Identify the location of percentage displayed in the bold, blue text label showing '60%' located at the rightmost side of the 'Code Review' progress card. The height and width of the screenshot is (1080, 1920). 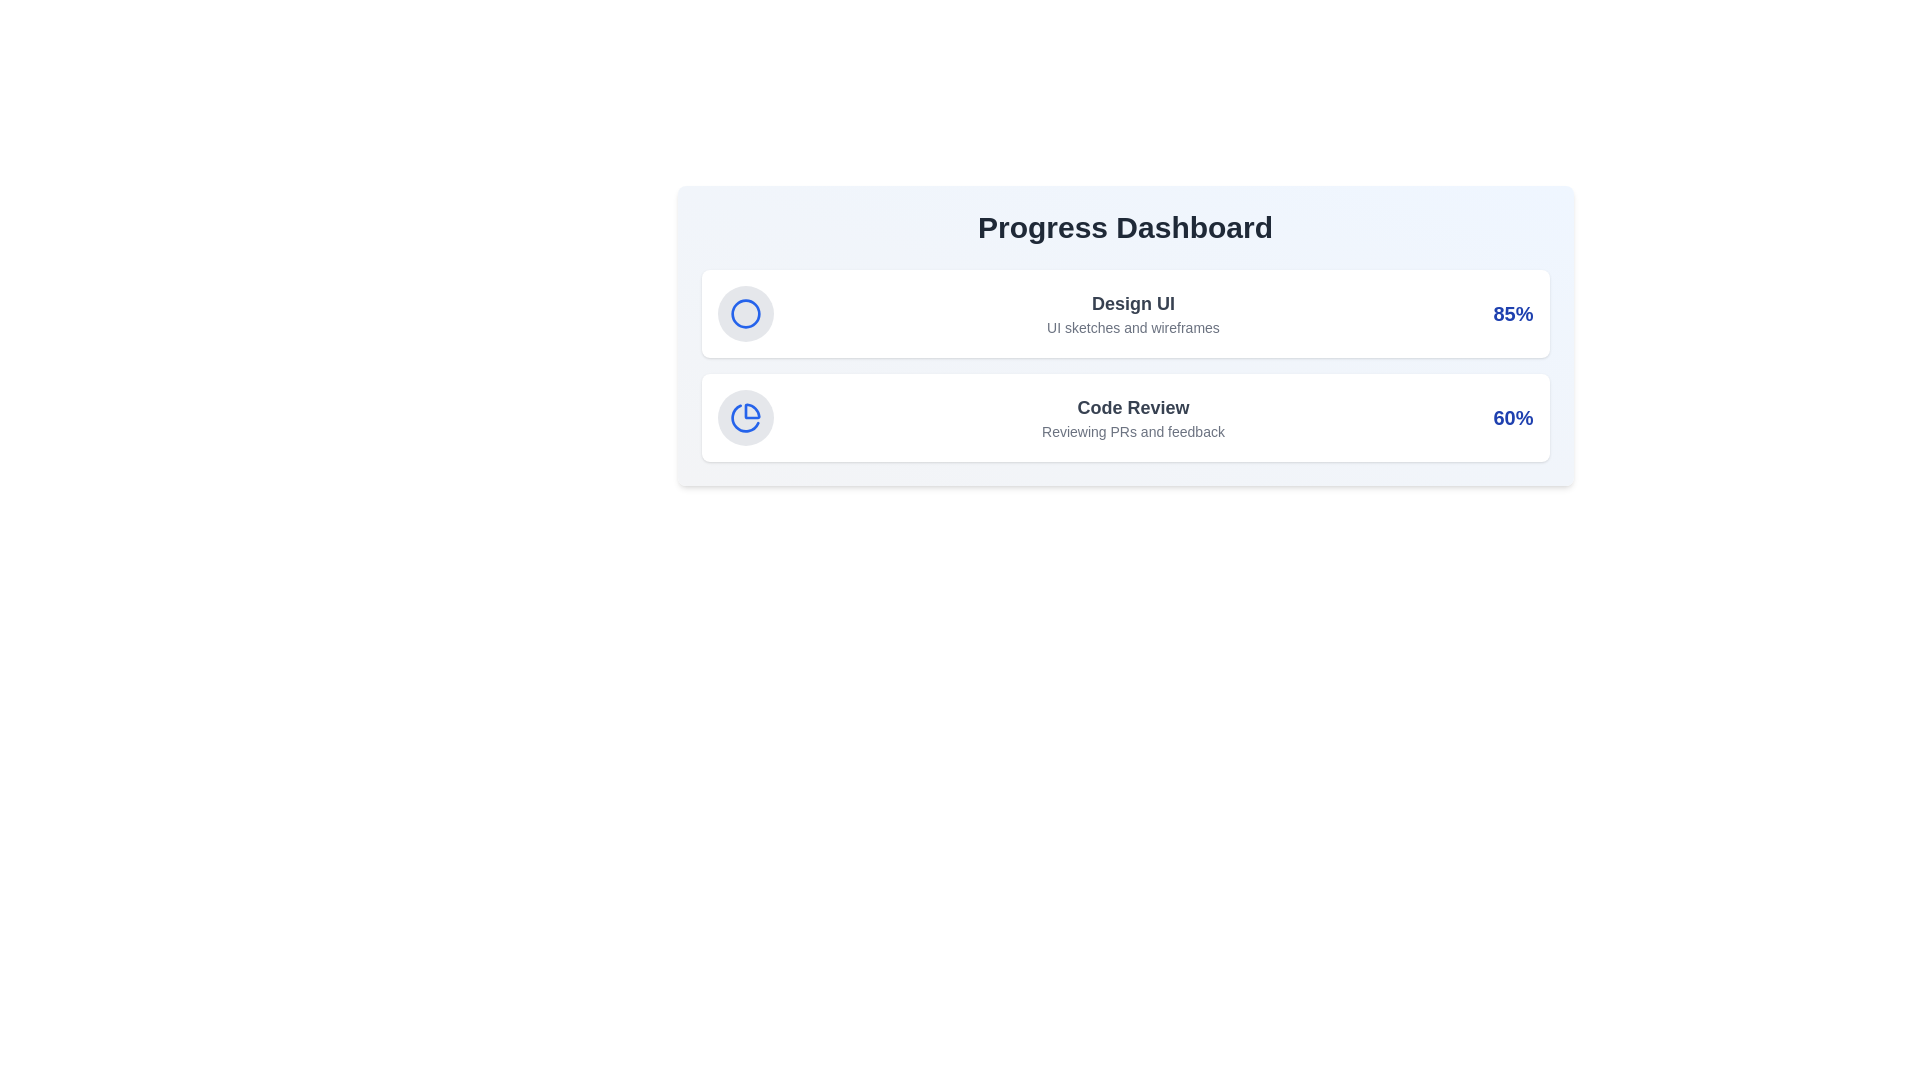
(1513, 416).